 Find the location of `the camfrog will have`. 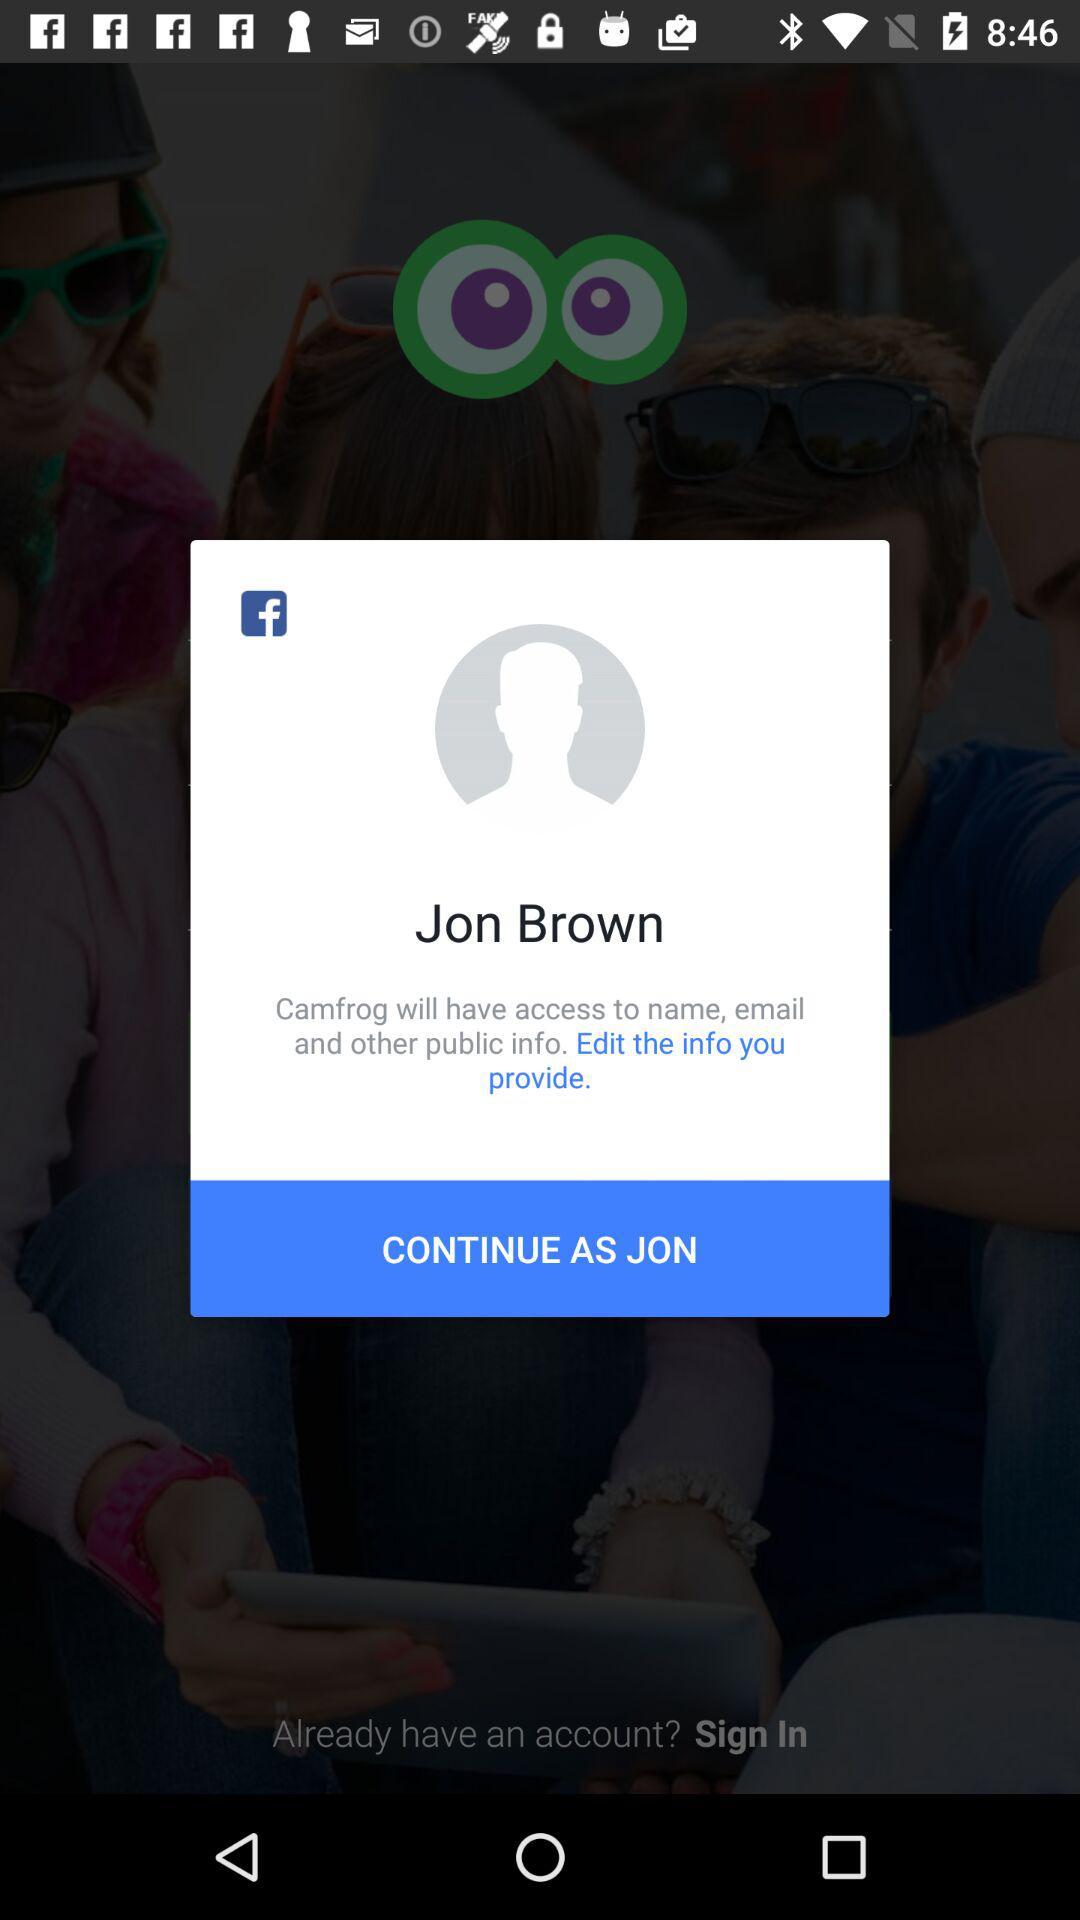

the camfrog will have is located at coordinates (540, 1041).